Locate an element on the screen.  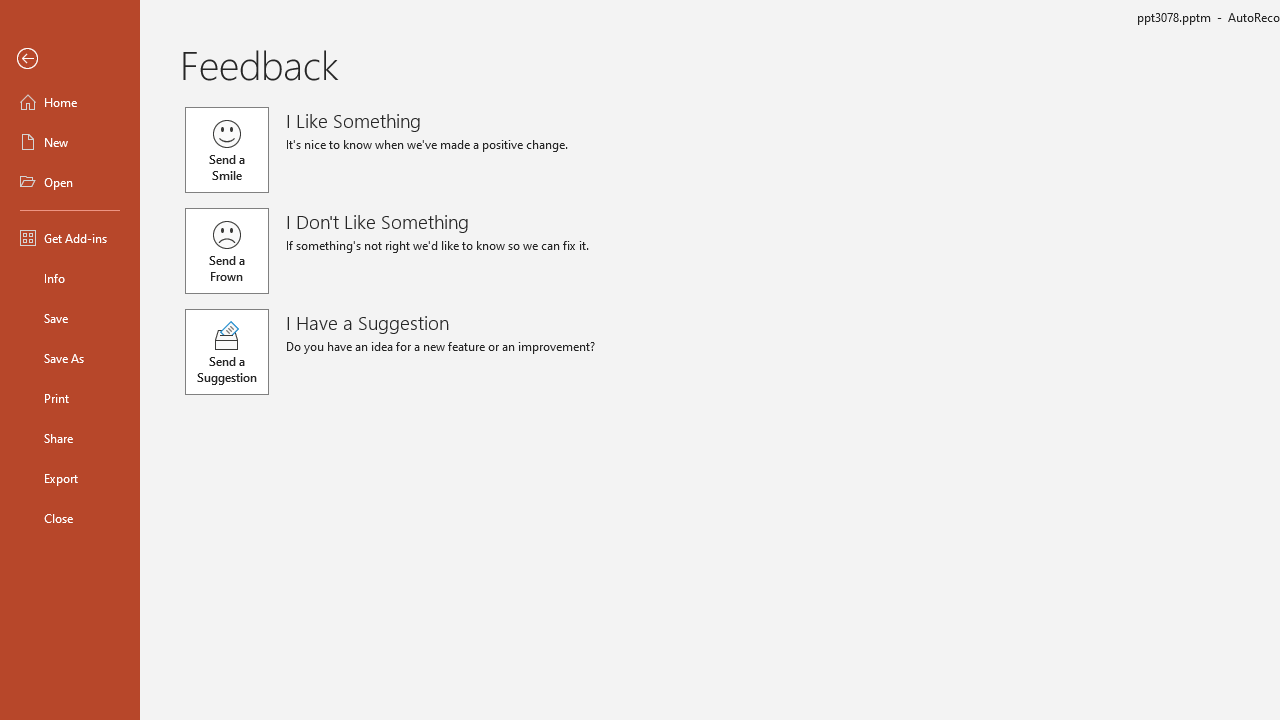
'Get Add-ins' is located at coordinates (69, 236).